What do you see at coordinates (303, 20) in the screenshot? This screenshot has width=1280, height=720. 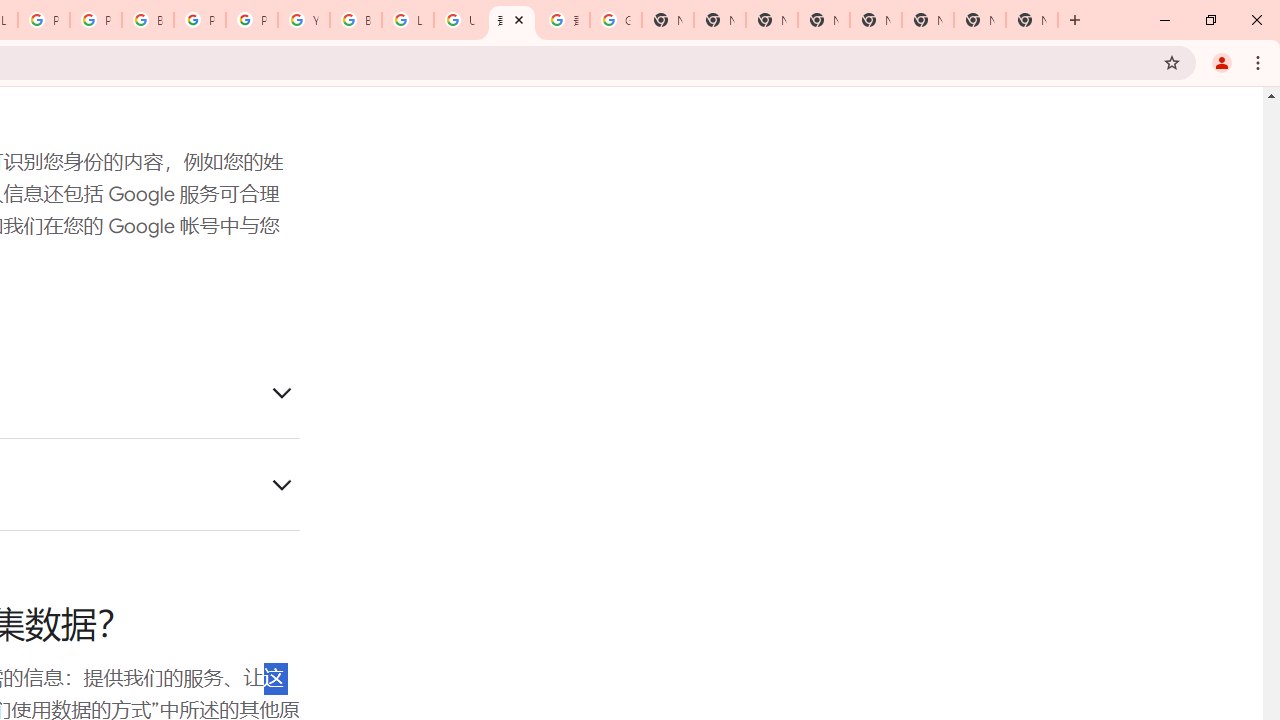 I see `'YouTube'` at bounding box center [303, 20].